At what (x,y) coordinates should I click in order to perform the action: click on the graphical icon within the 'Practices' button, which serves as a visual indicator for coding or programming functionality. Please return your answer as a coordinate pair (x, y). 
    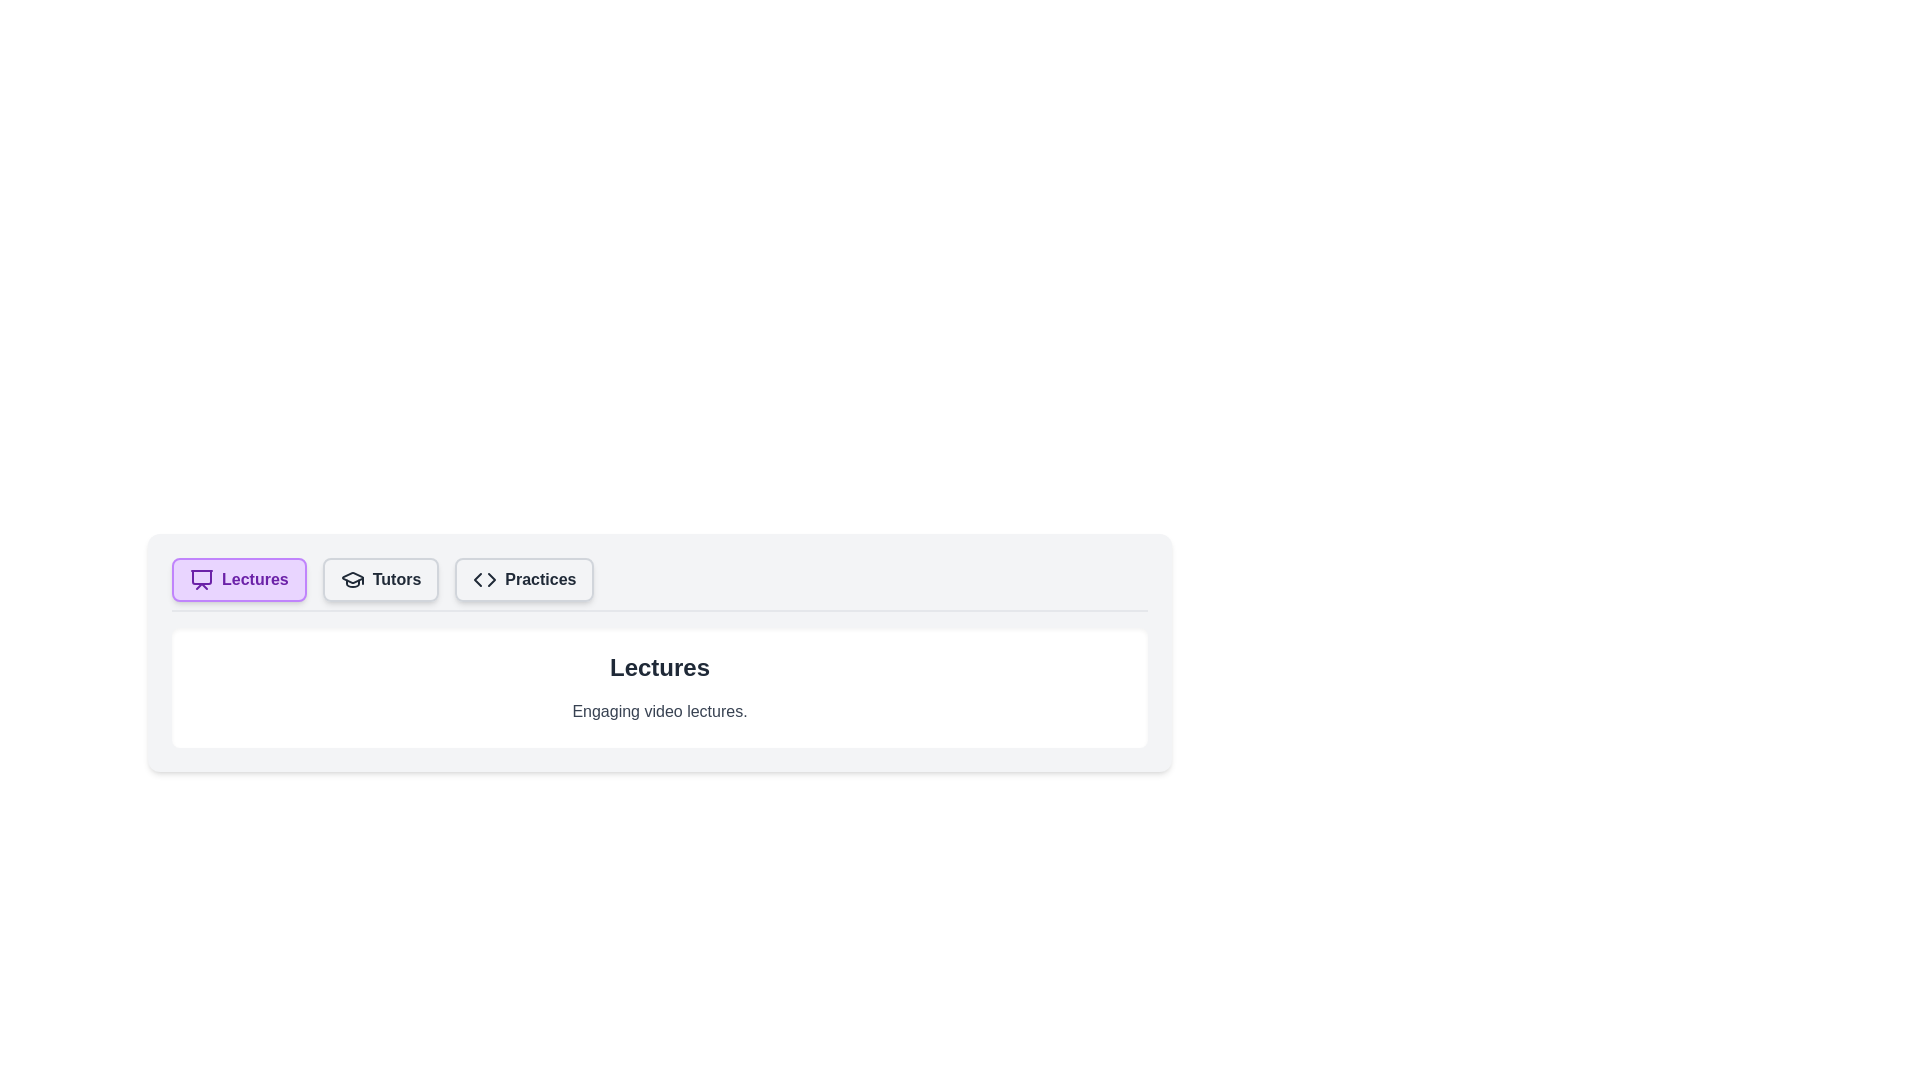
    Looking at the image, I should click on (485, 579).